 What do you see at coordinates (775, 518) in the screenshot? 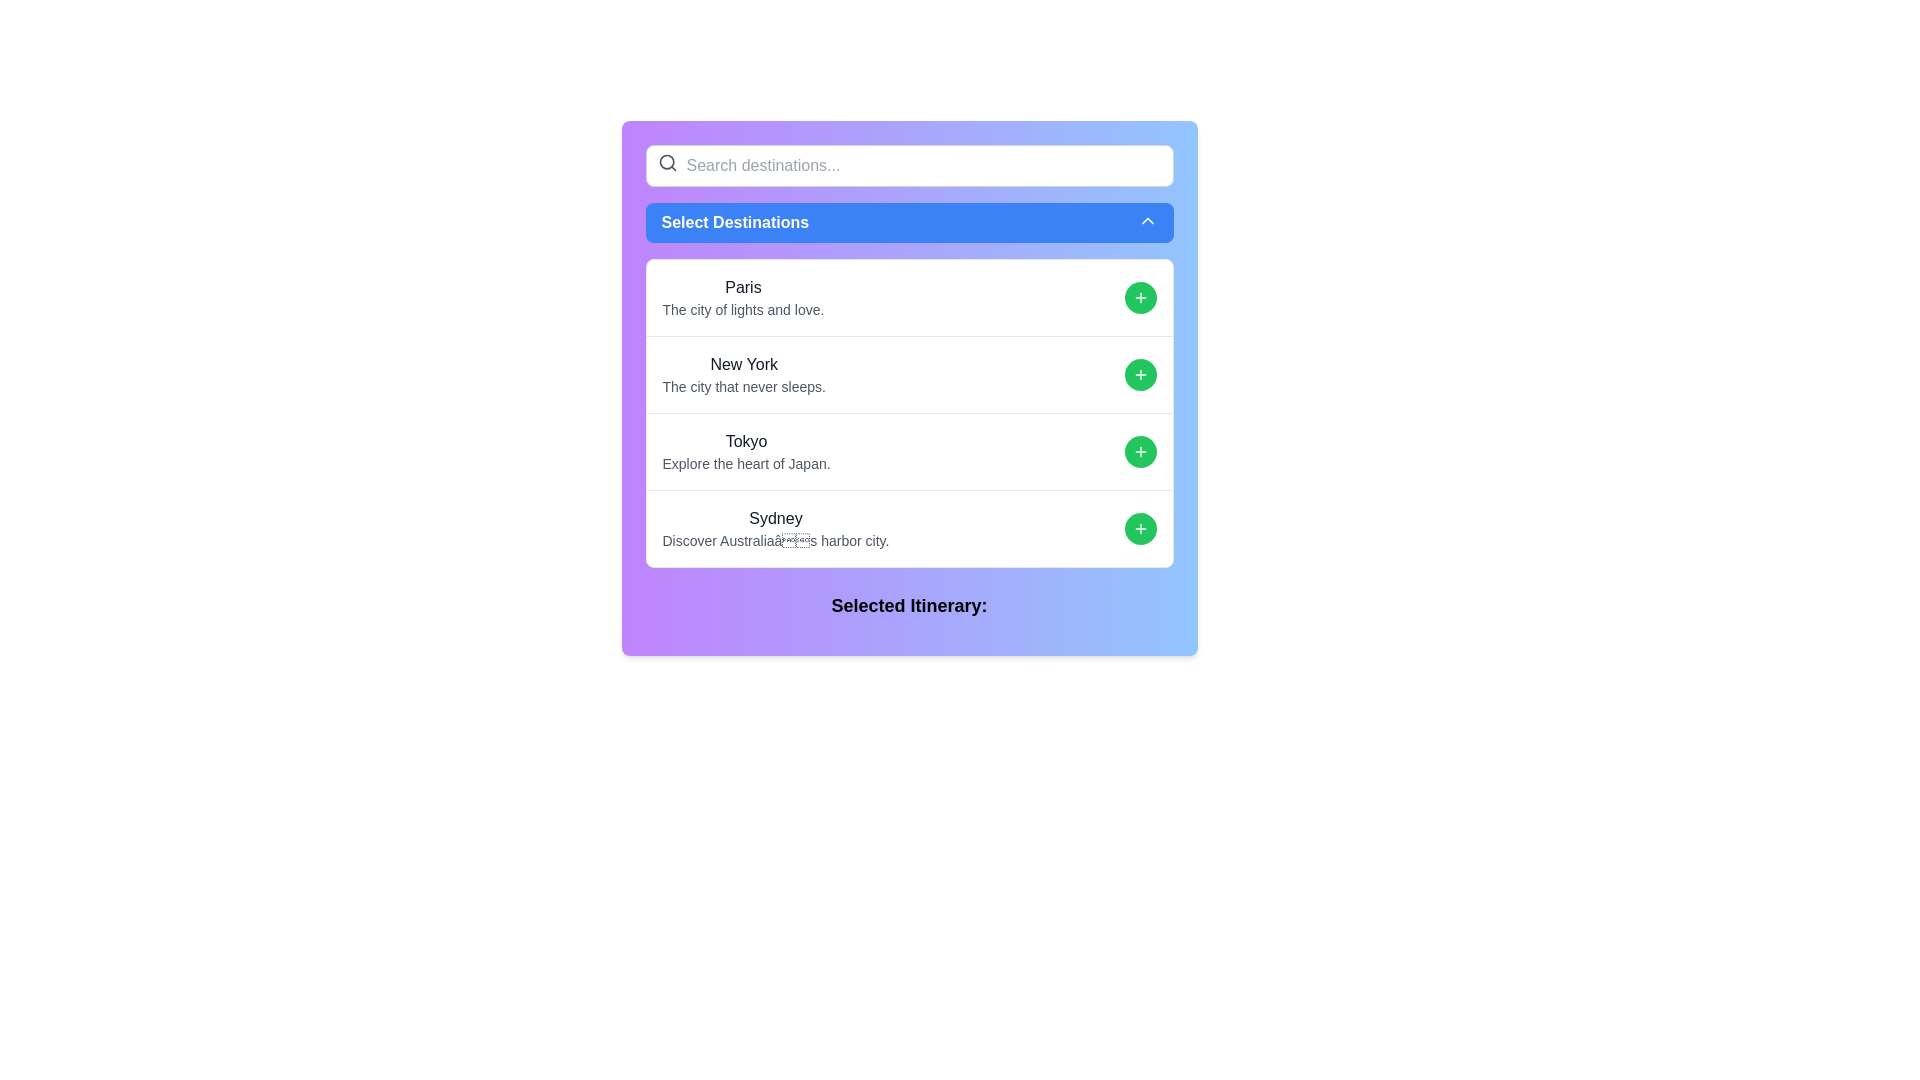
I see `the text label identifying 'Sydney' in the list of selectable destinations within the card interface titled 'Select Destinations'` at bounding box center [775, 518].